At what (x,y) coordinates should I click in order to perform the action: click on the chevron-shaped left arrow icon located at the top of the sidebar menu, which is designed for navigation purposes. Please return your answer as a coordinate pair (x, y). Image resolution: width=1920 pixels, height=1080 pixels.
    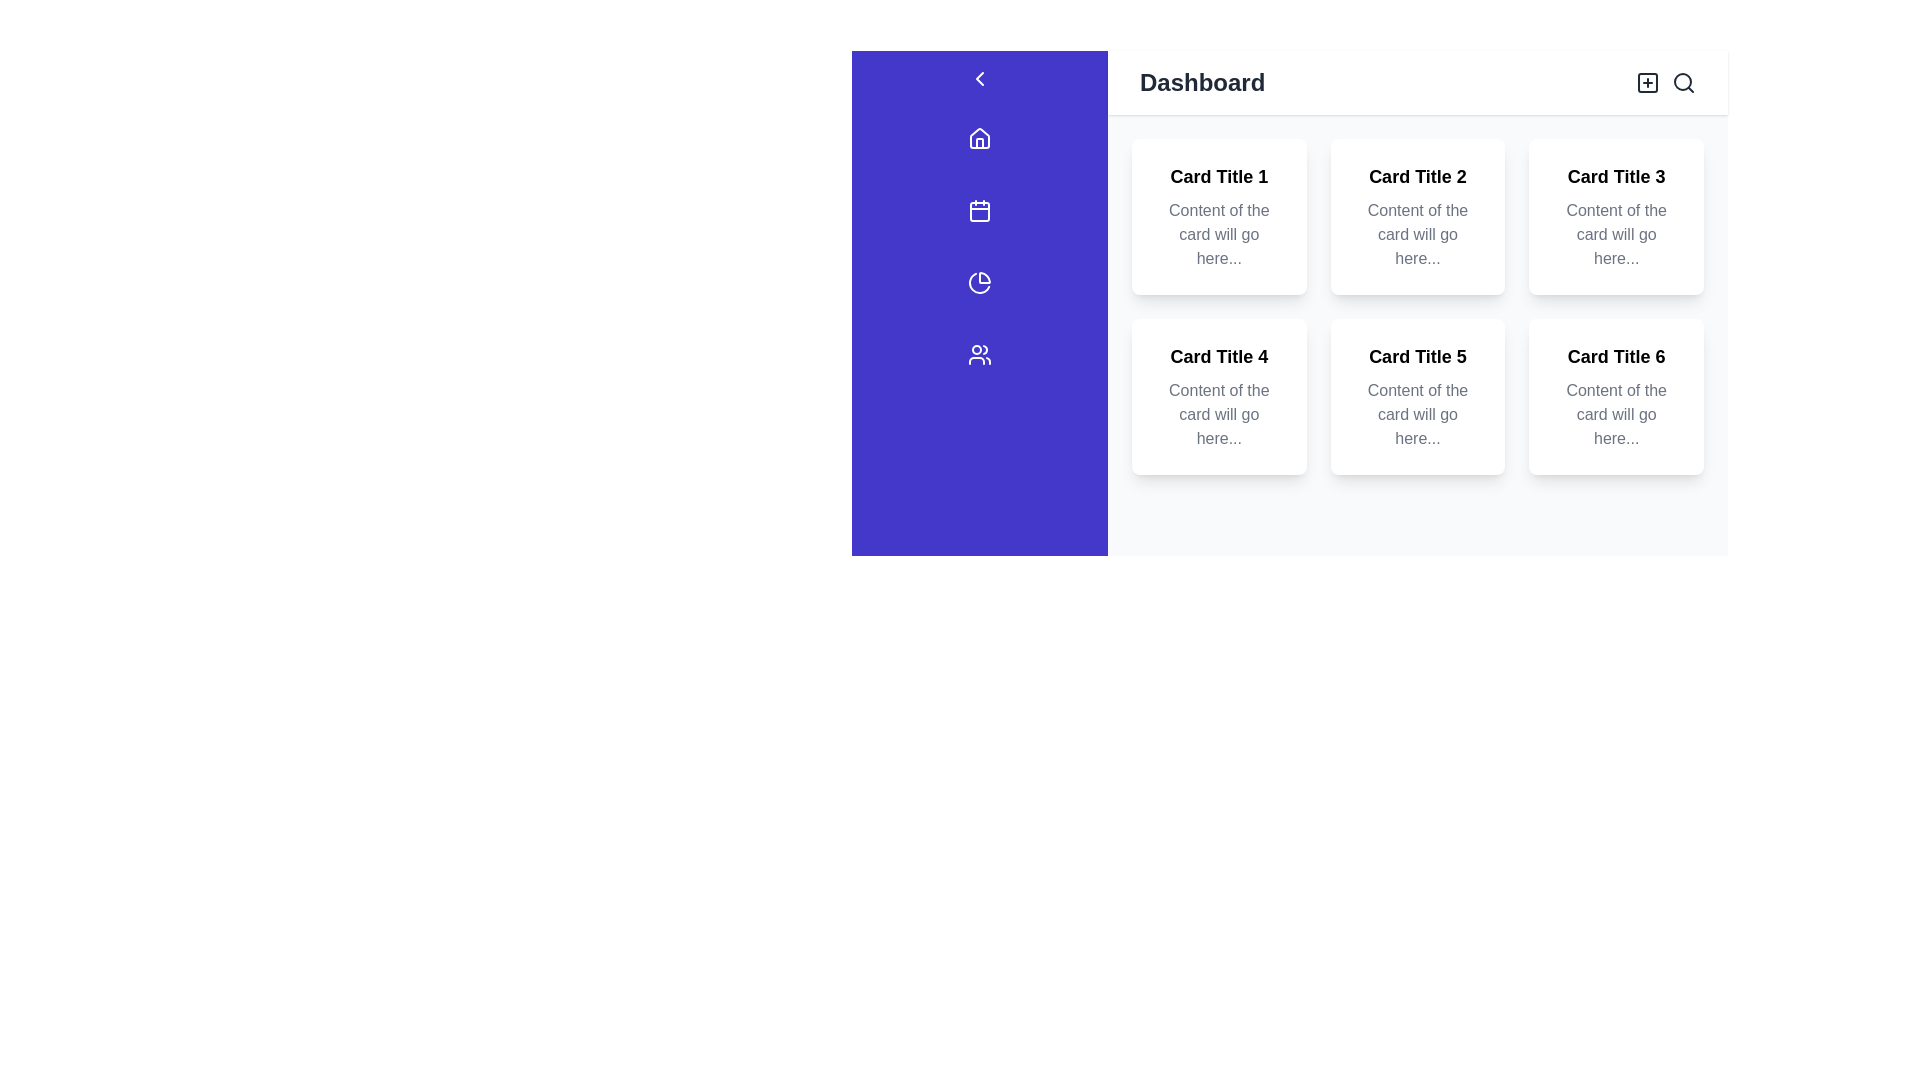
    Looking at the image, I should click on (979, 77).